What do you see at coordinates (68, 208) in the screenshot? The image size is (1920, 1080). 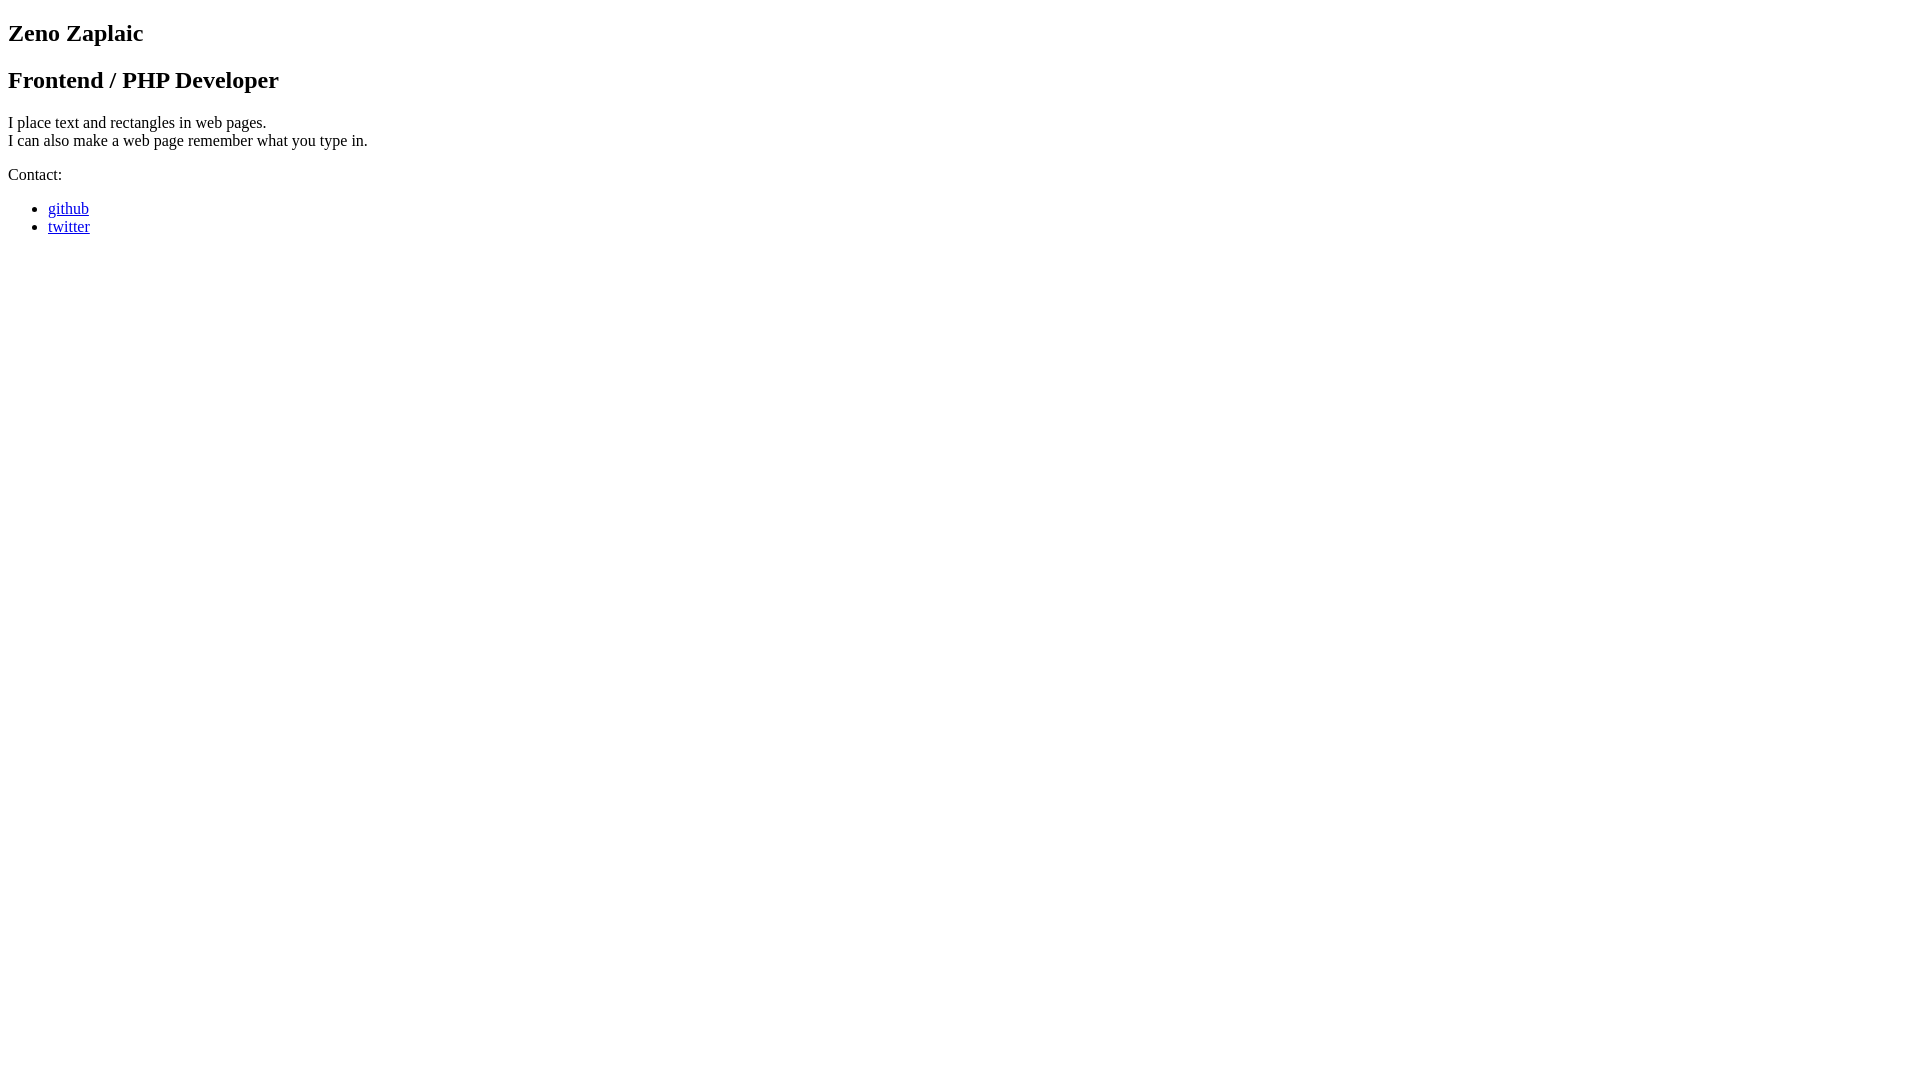 I see `'github'` at bounding box center [68, 208].